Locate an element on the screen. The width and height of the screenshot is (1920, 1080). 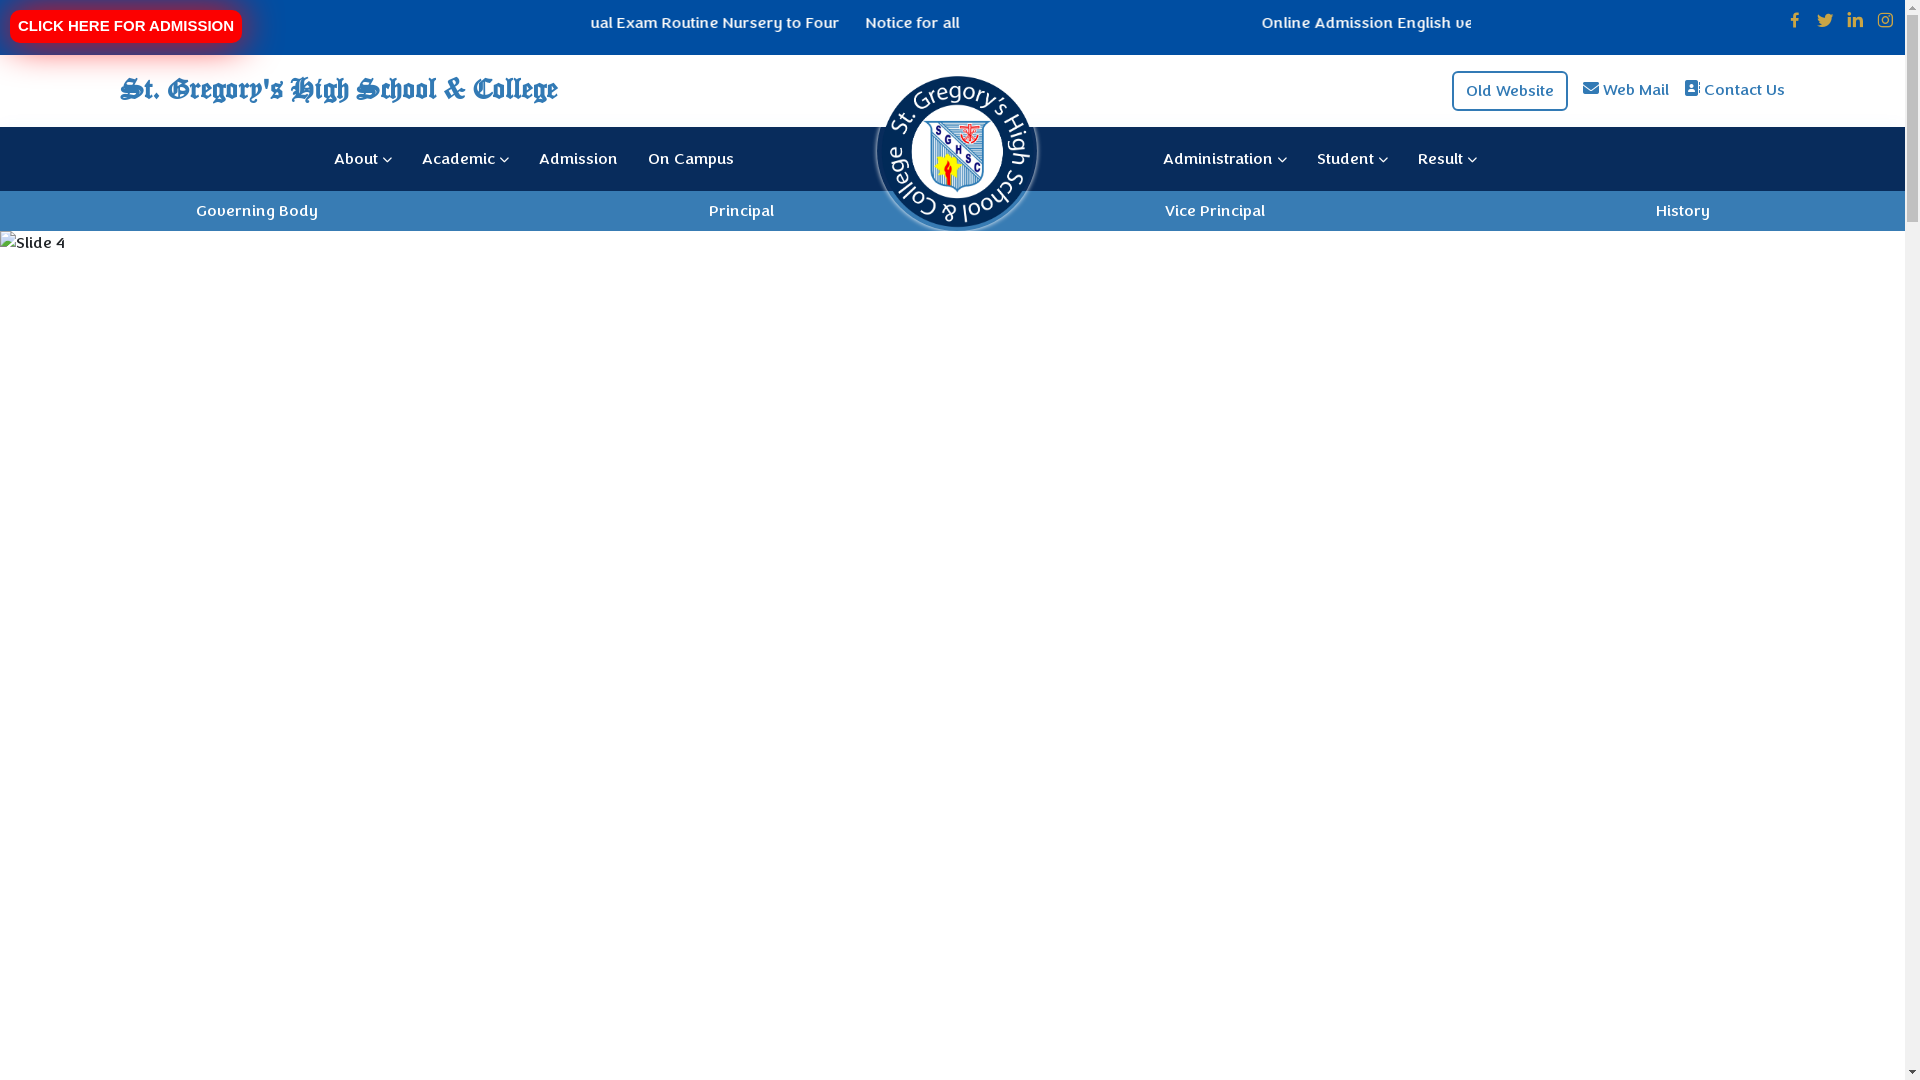
'CLICK HERE FOR ADMISSION' is located at coordinates (124, 26).